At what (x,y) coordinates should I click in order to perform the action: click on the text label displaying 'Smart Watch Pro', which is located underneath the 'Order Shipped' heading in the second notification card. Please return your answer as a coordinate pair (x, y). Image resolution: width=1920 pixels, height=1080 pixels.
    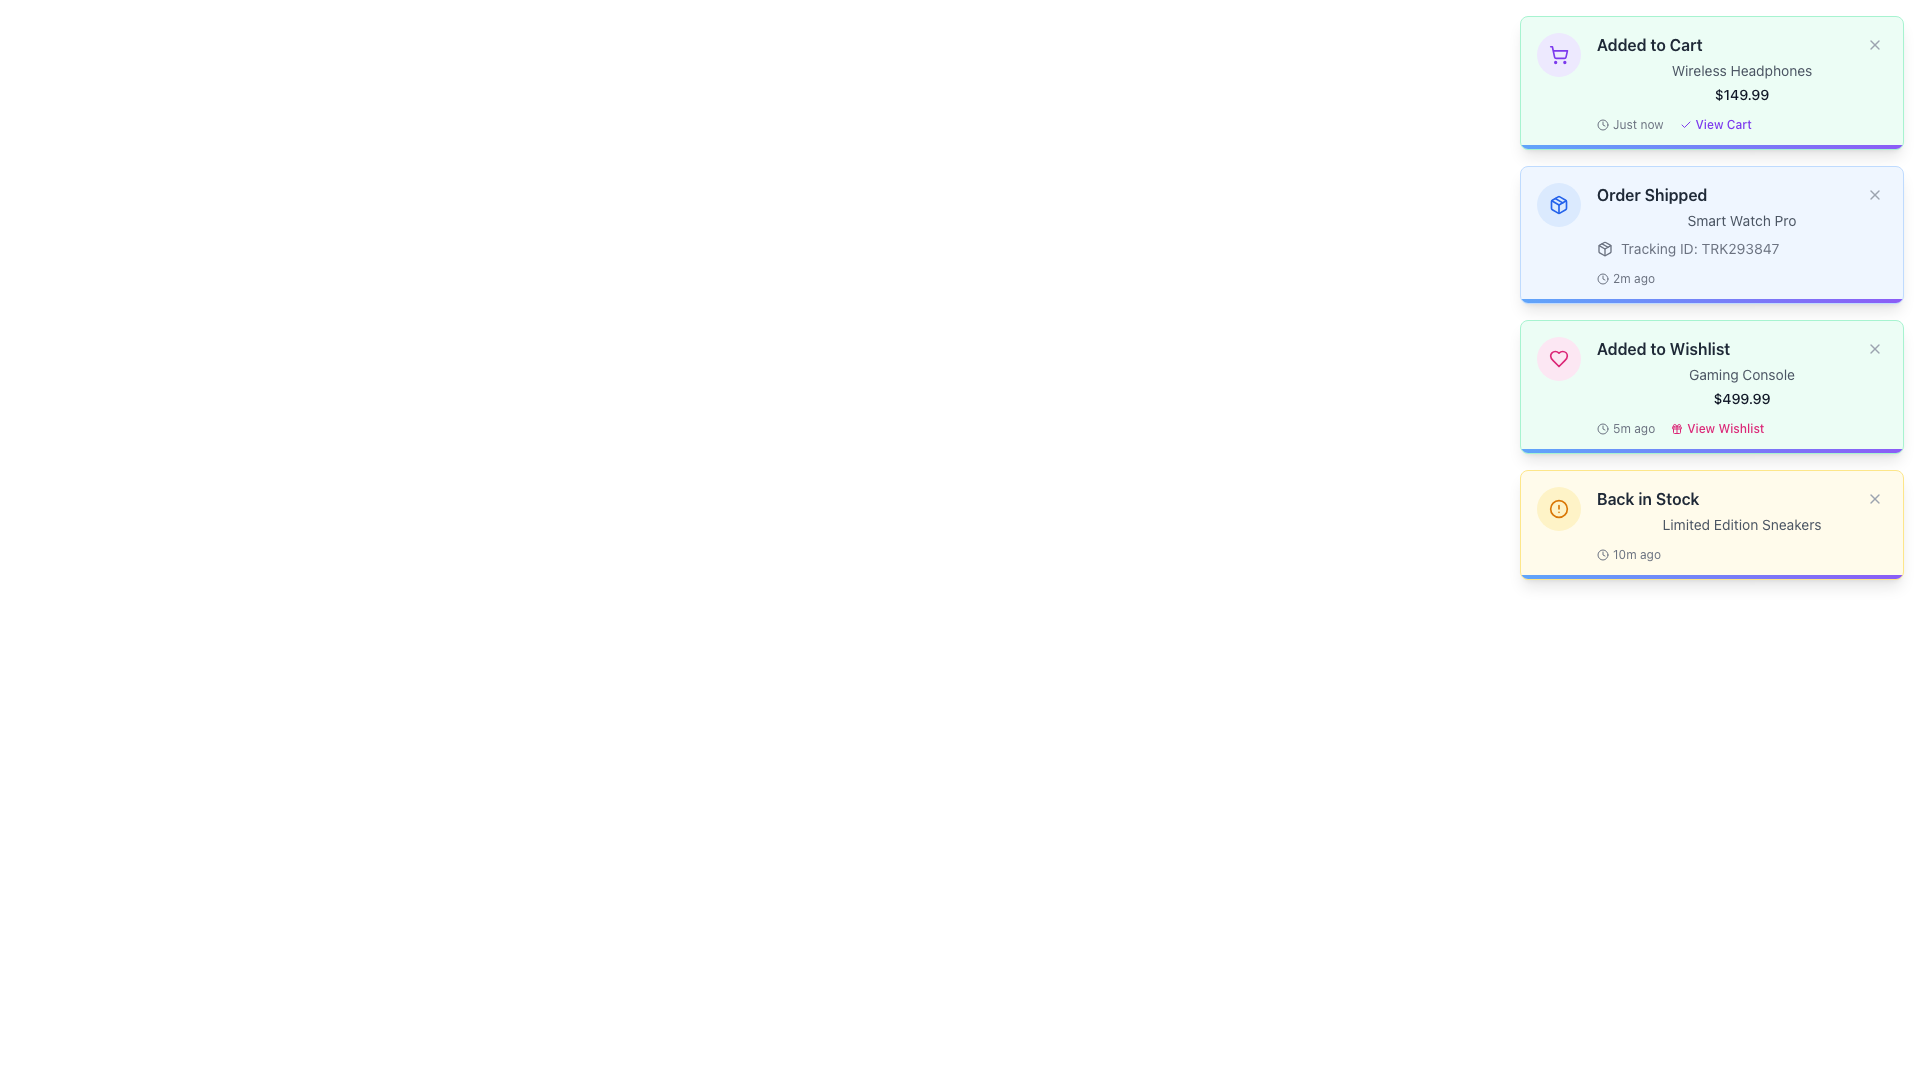
    Looking at the image, I should click on (1741, 220).